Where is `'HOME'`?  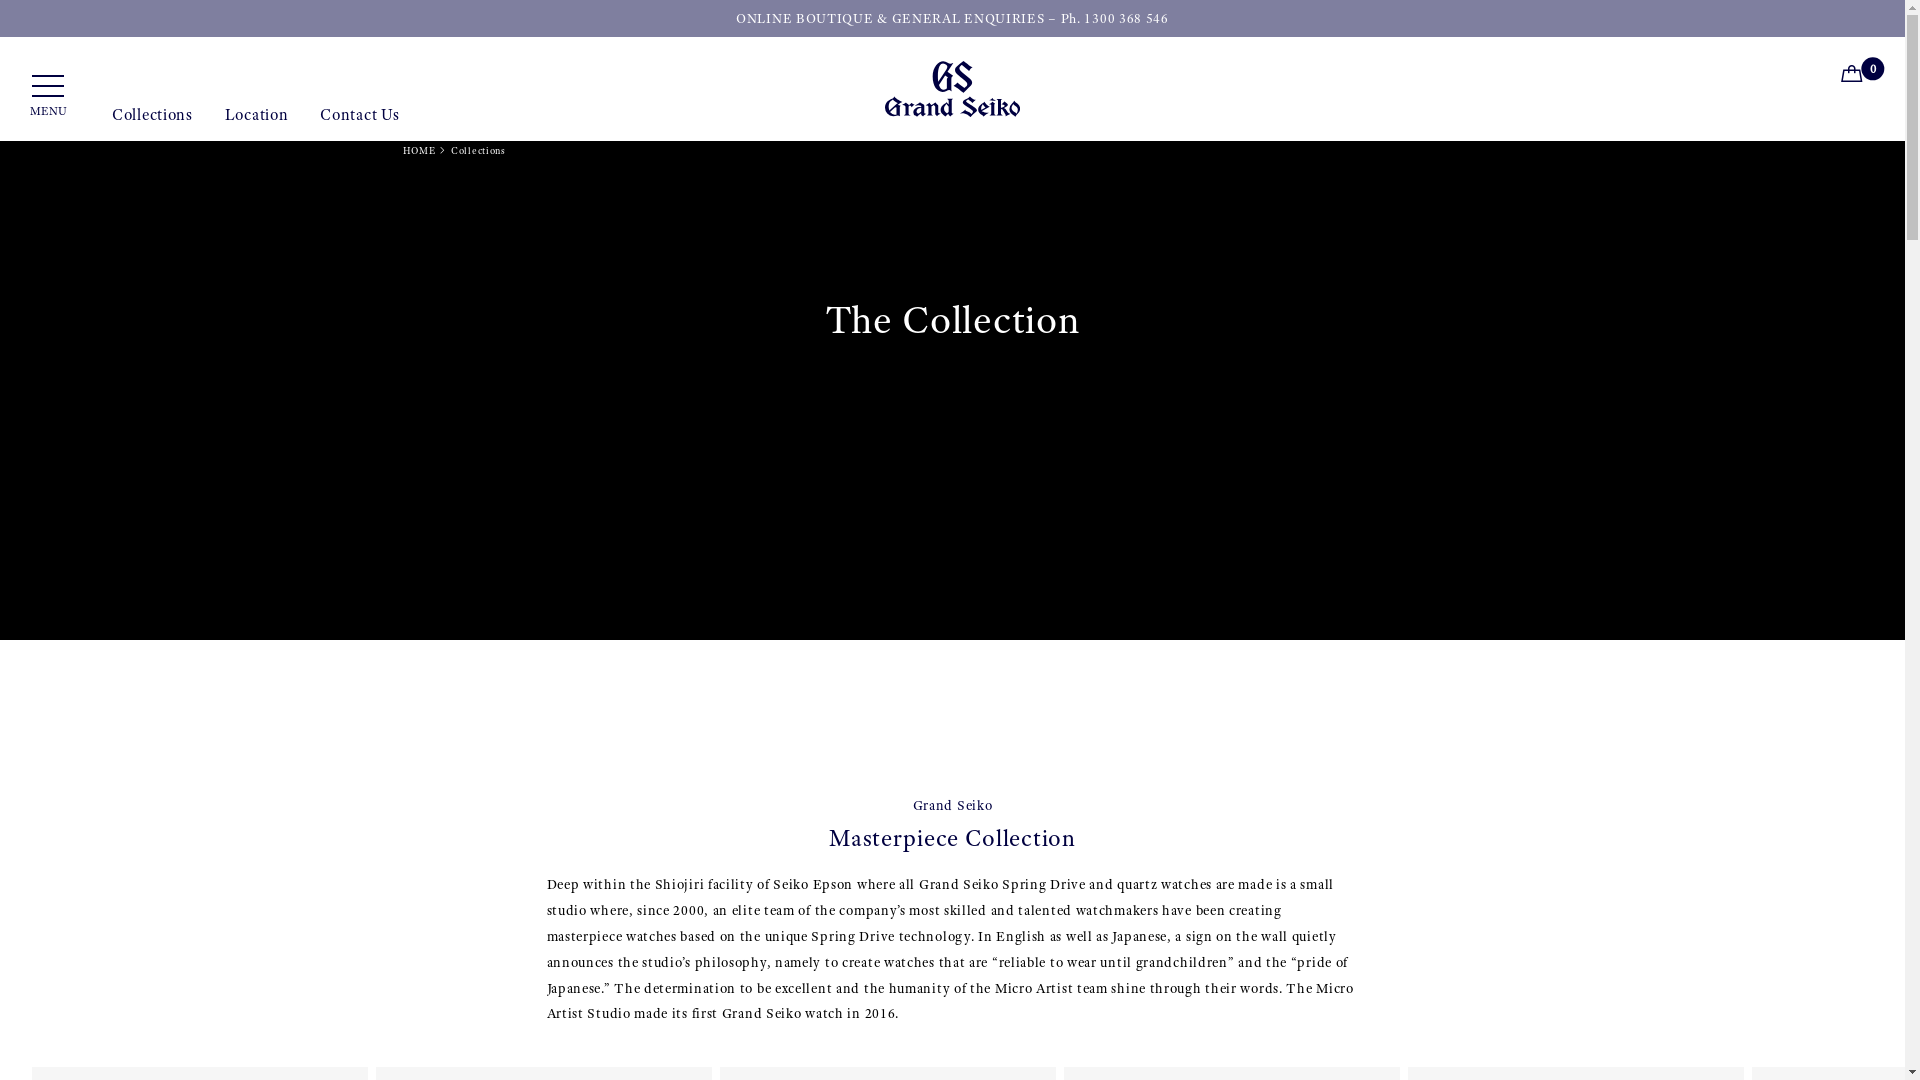 'HOME' is located at coordinates (417, 149).